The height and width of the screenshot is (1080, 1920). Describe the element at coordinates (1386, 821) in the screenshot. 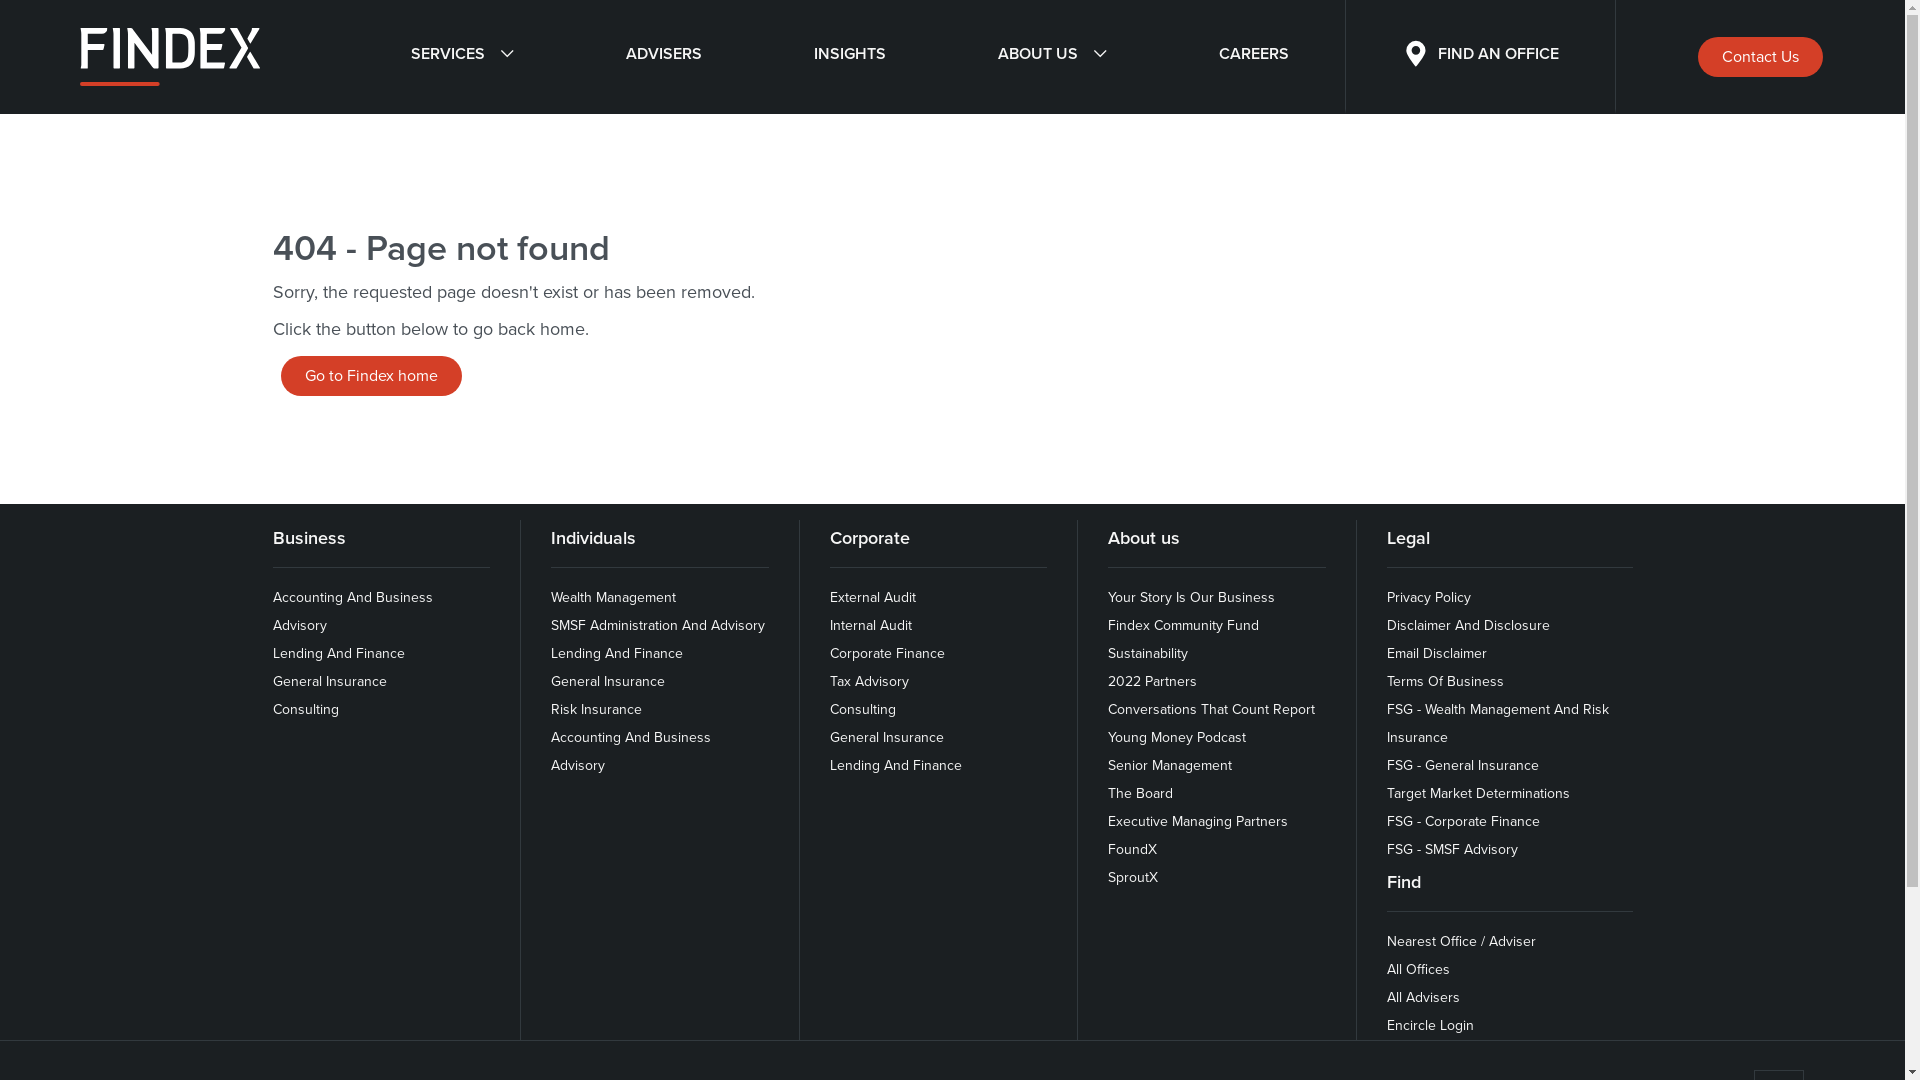

I see `'FSG - Corporate Finance'` at that location.